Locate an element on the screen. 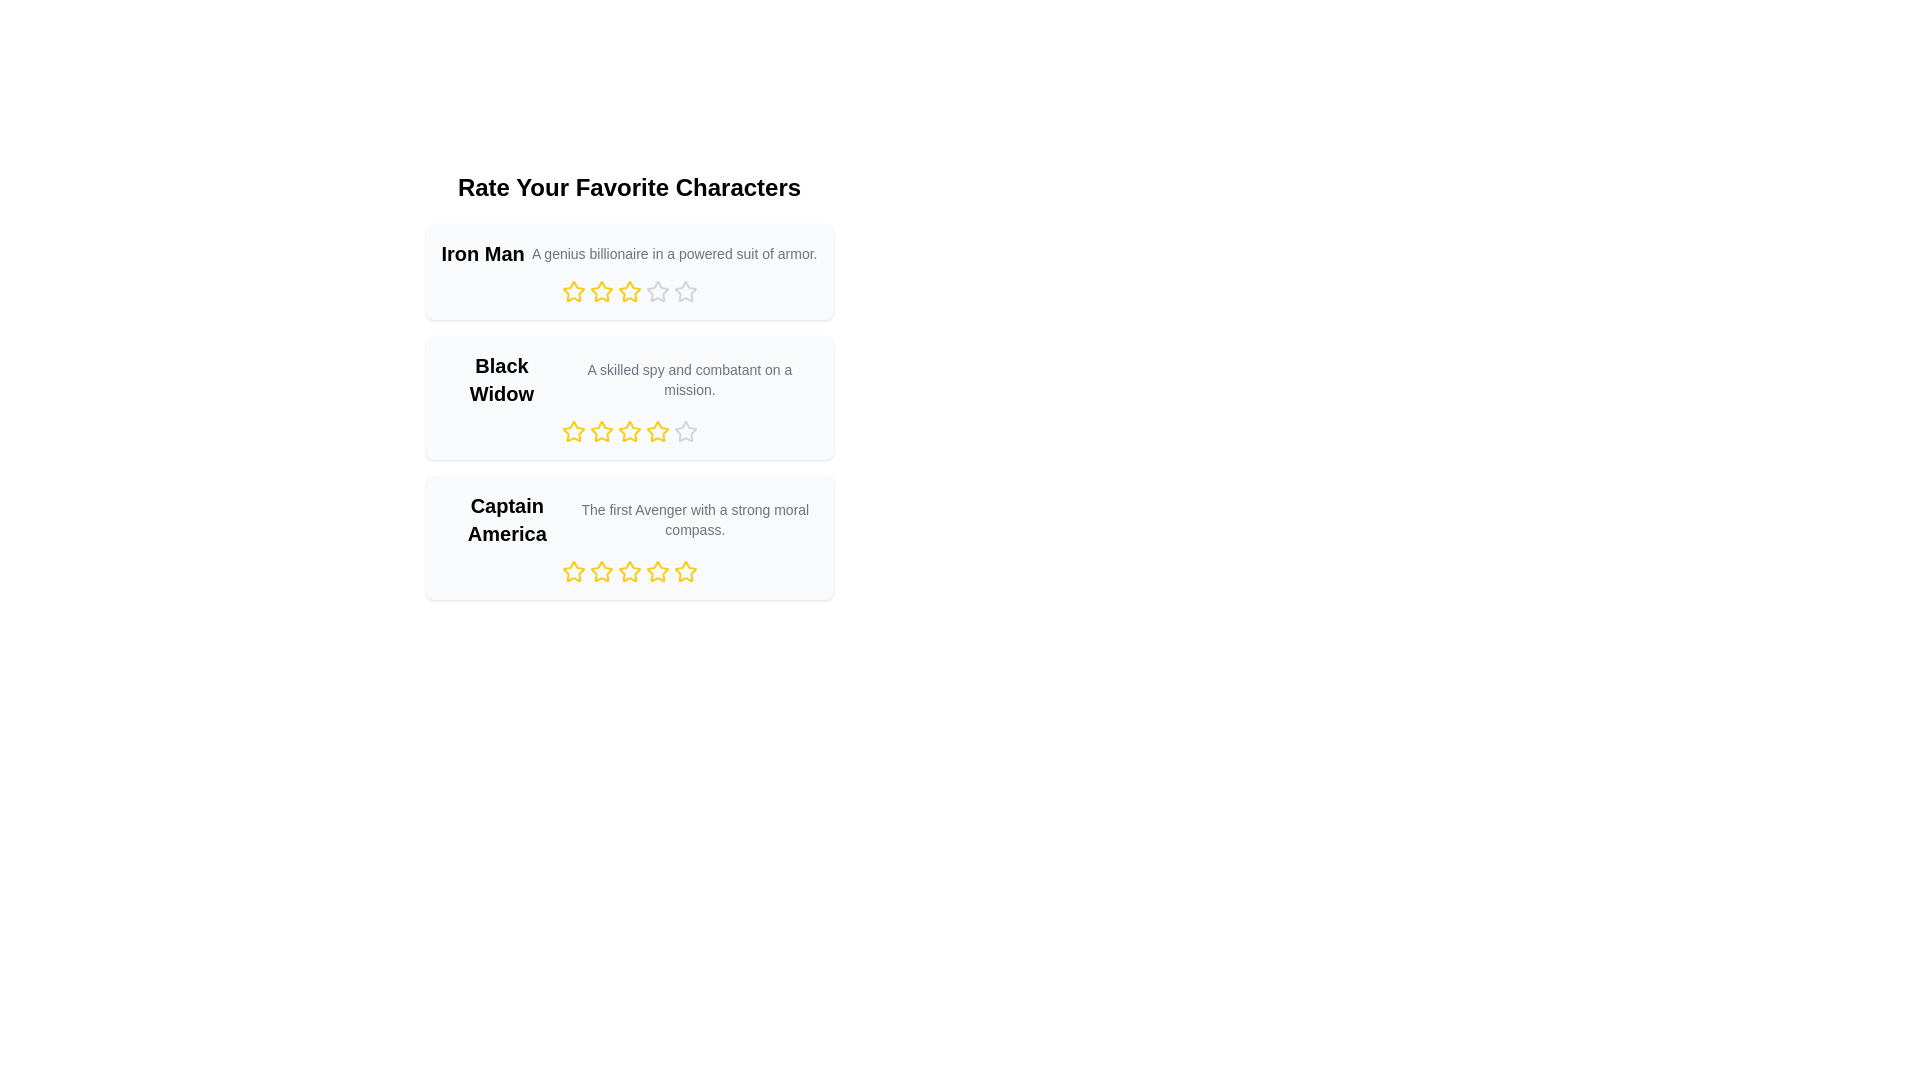 The width and height of the screenshot is (1920, 1080). the Text block that provides the name and a short description of the character 'Iron Man', which is the first element among three character descriptions in the interface is located at coordinates (628, 253).